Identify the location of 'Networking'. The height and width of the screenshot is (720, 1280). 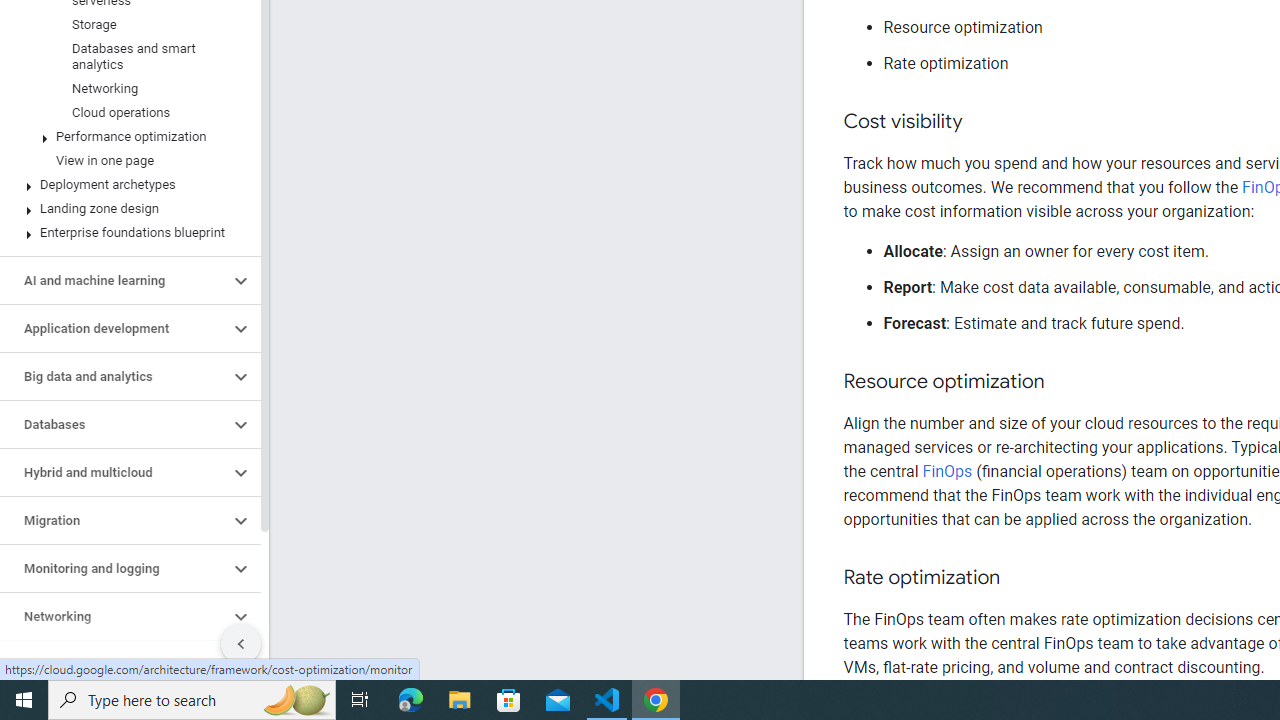
(113, 616).